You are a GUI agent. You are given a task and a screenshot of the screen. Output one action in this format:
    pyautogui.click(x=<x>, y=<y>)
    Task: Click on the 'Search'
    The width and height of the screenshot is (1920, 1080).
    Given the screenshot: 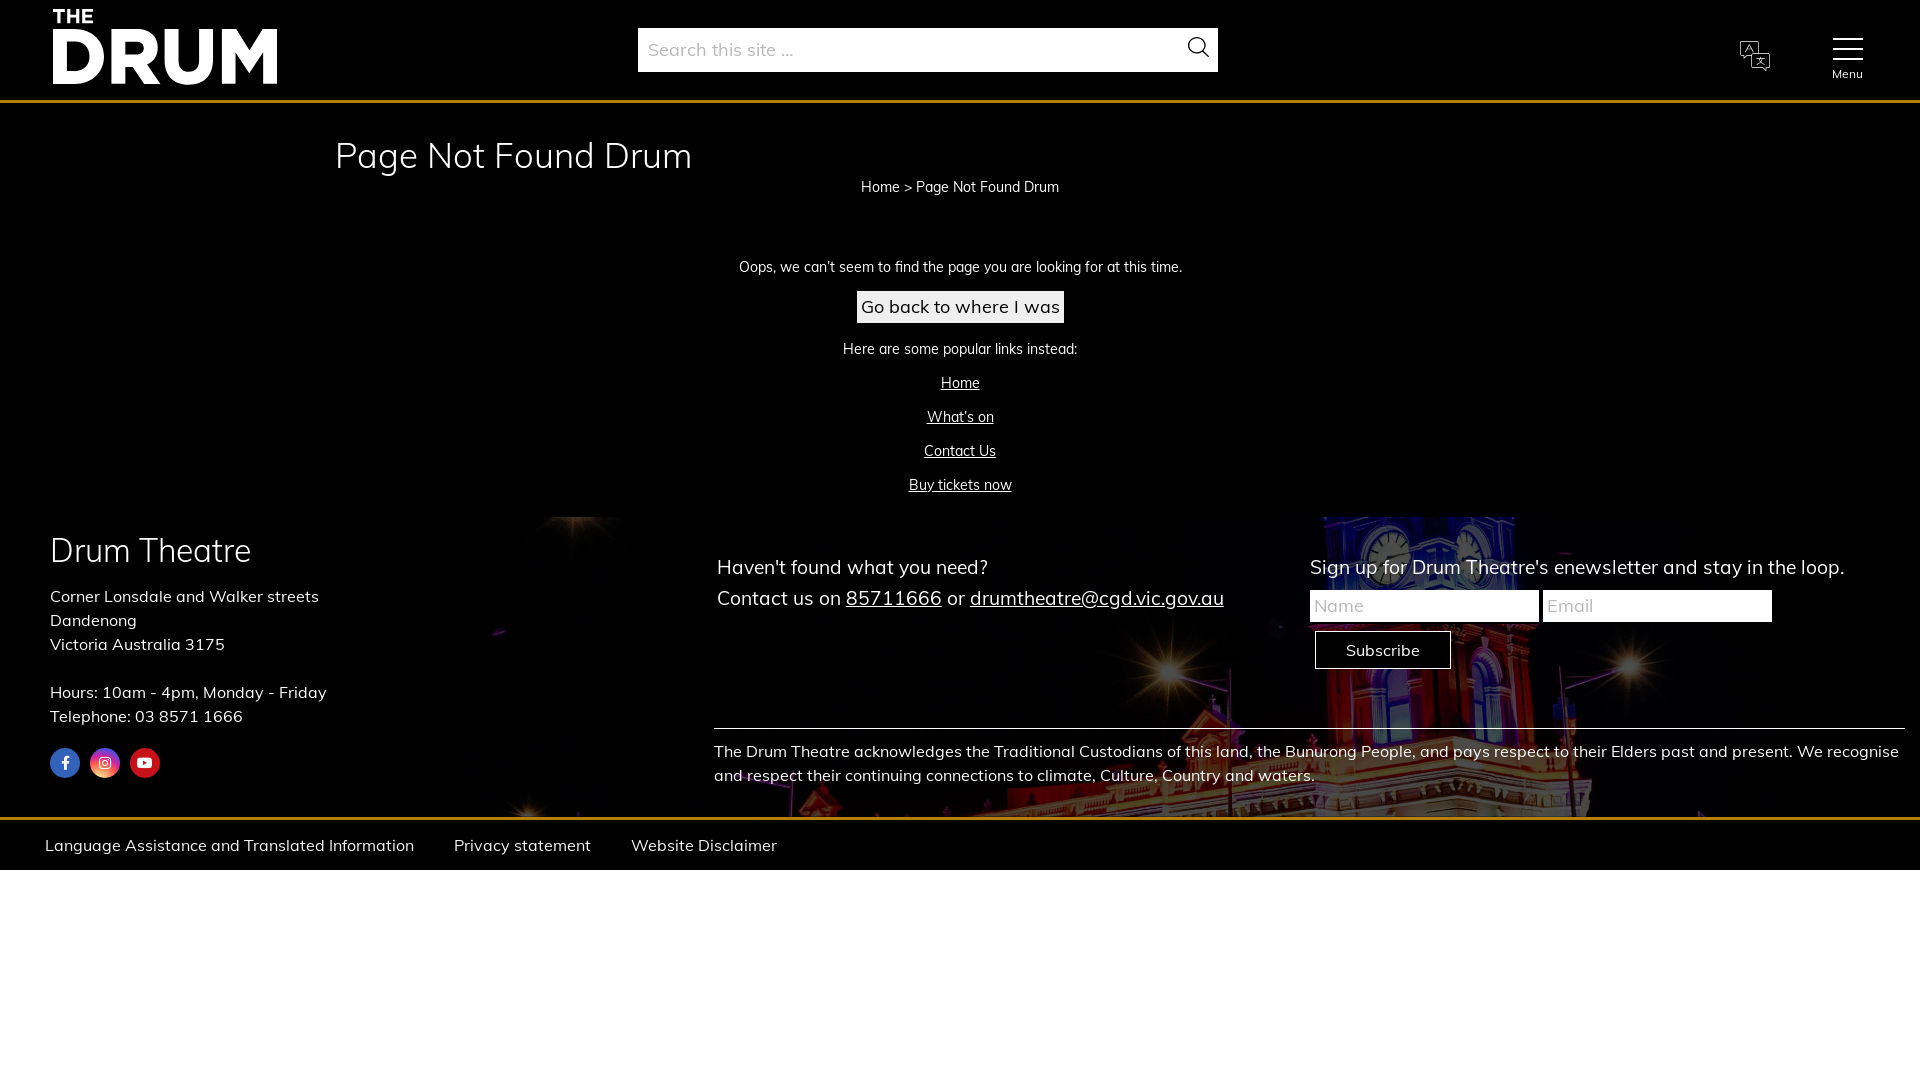 What is the action you would take?
    pyautogui.click(x=1202, y=50)
    